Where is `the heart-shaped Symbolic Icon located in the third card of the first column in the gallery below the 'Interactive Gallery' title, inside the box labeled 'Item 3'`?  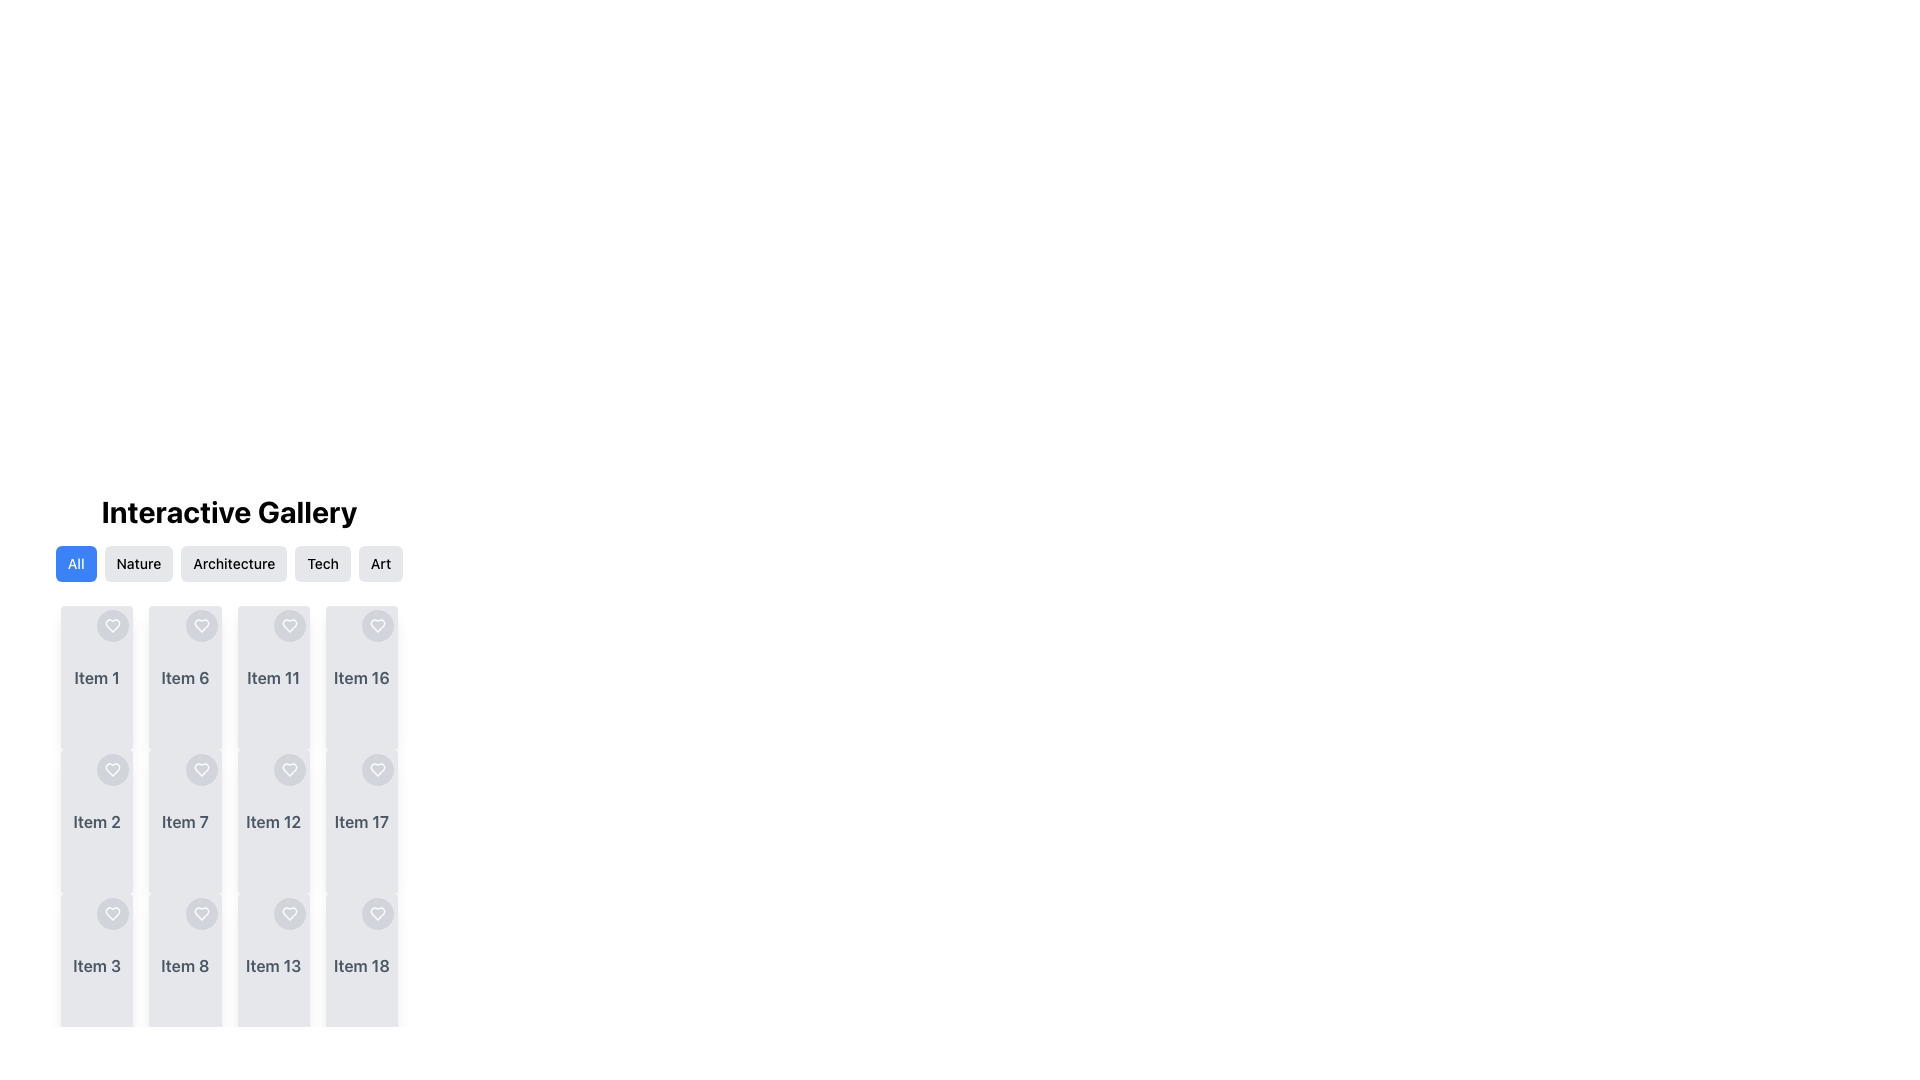 the heart-shaped Symbolic Icon located in the third card of the first column in the gallery below the 'Interactive Gallery' title, inside the box labeled 'Item 3' is located at coordinates (112, 914).